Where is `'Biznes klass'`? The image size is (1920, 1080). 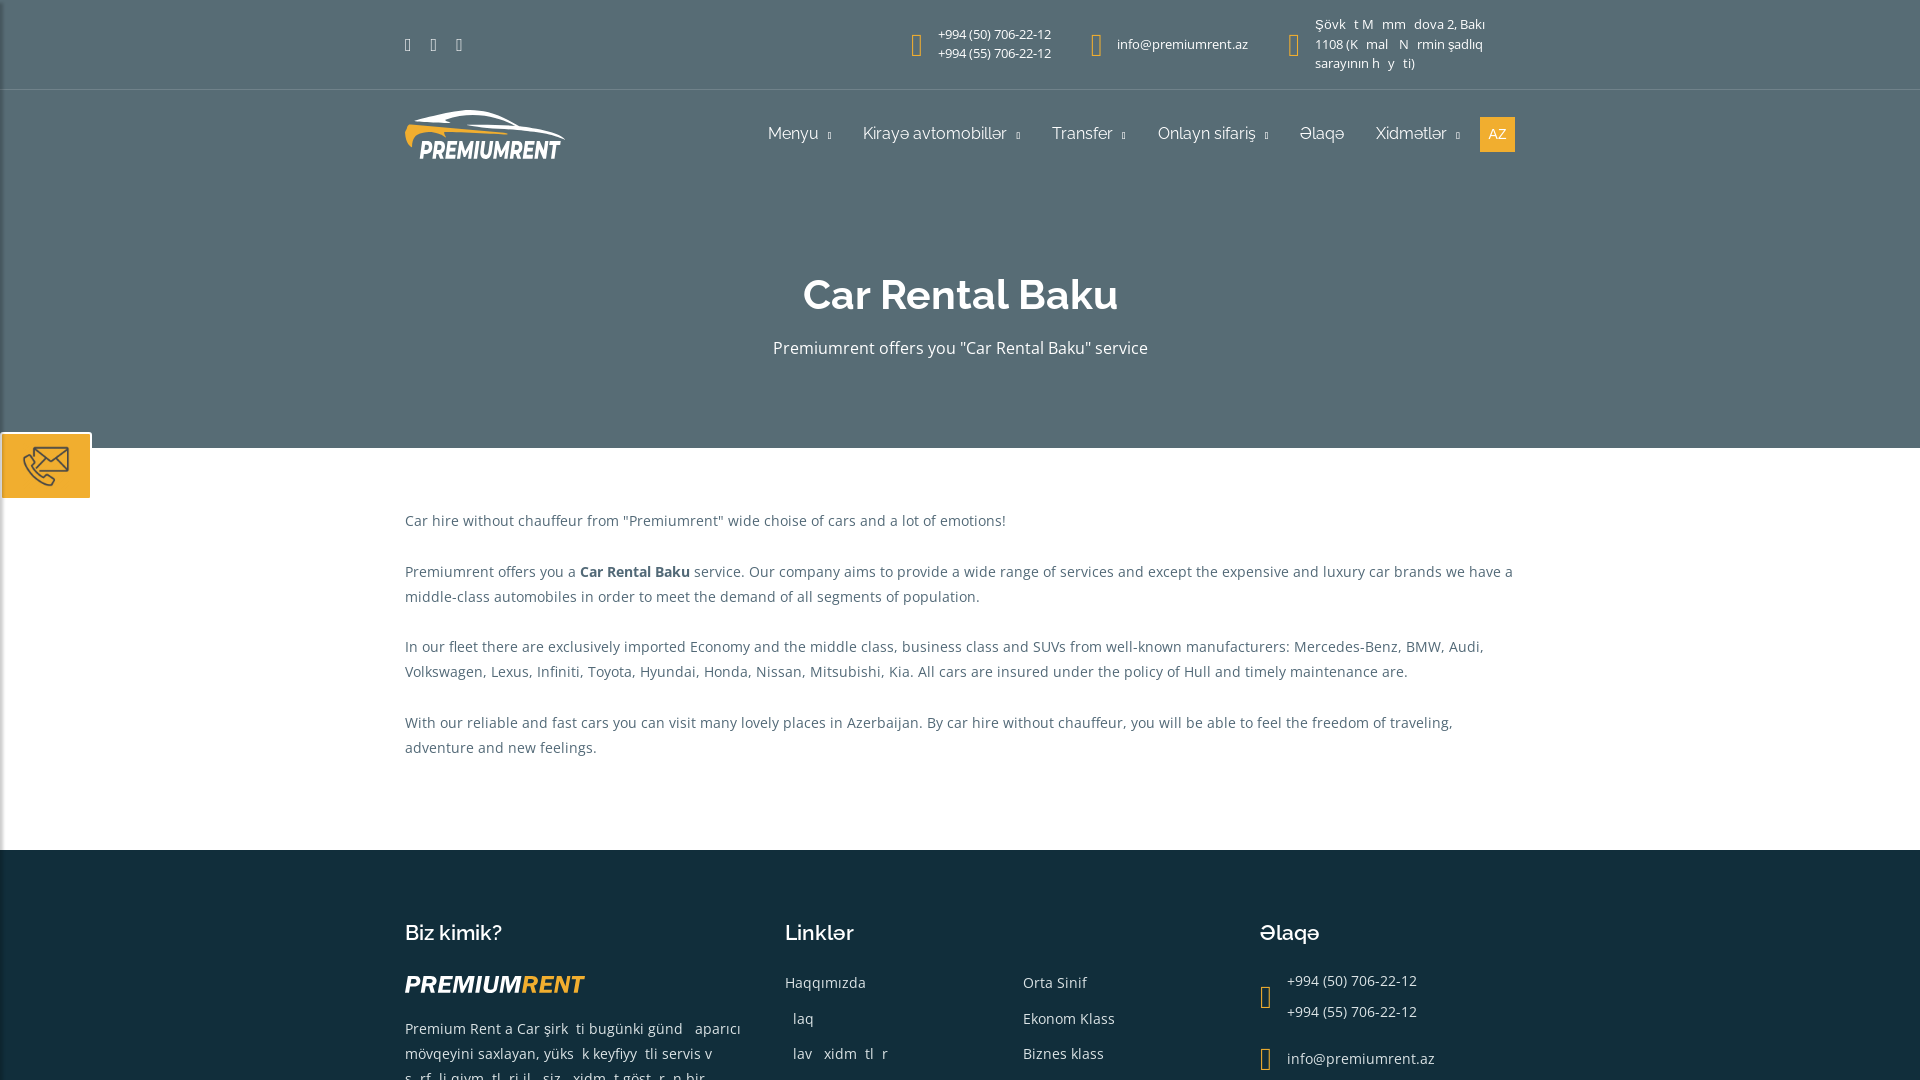
'Biznes klass' is located at coordinates (1061, 1052).